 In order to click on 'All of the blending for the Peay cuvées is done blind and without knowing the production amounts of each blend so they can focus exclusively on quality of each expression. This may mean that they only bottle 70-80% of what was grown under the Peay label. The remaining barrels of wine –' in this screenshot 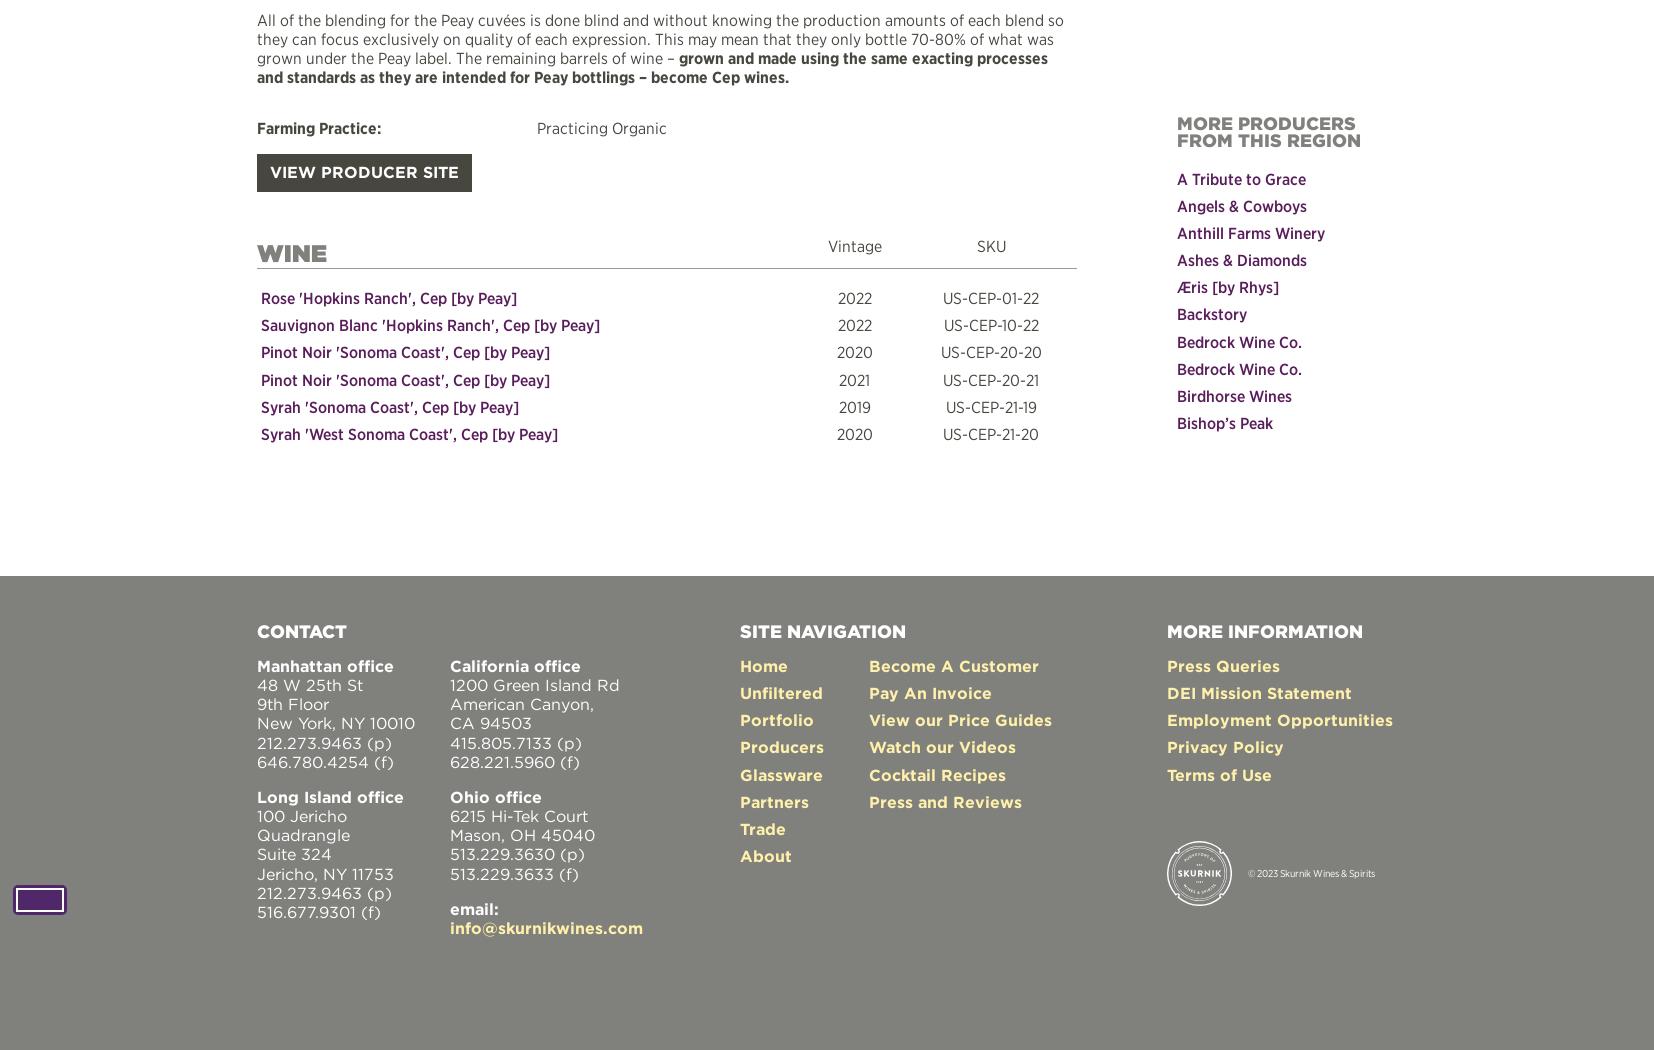, I will do `click(660, 38)`.